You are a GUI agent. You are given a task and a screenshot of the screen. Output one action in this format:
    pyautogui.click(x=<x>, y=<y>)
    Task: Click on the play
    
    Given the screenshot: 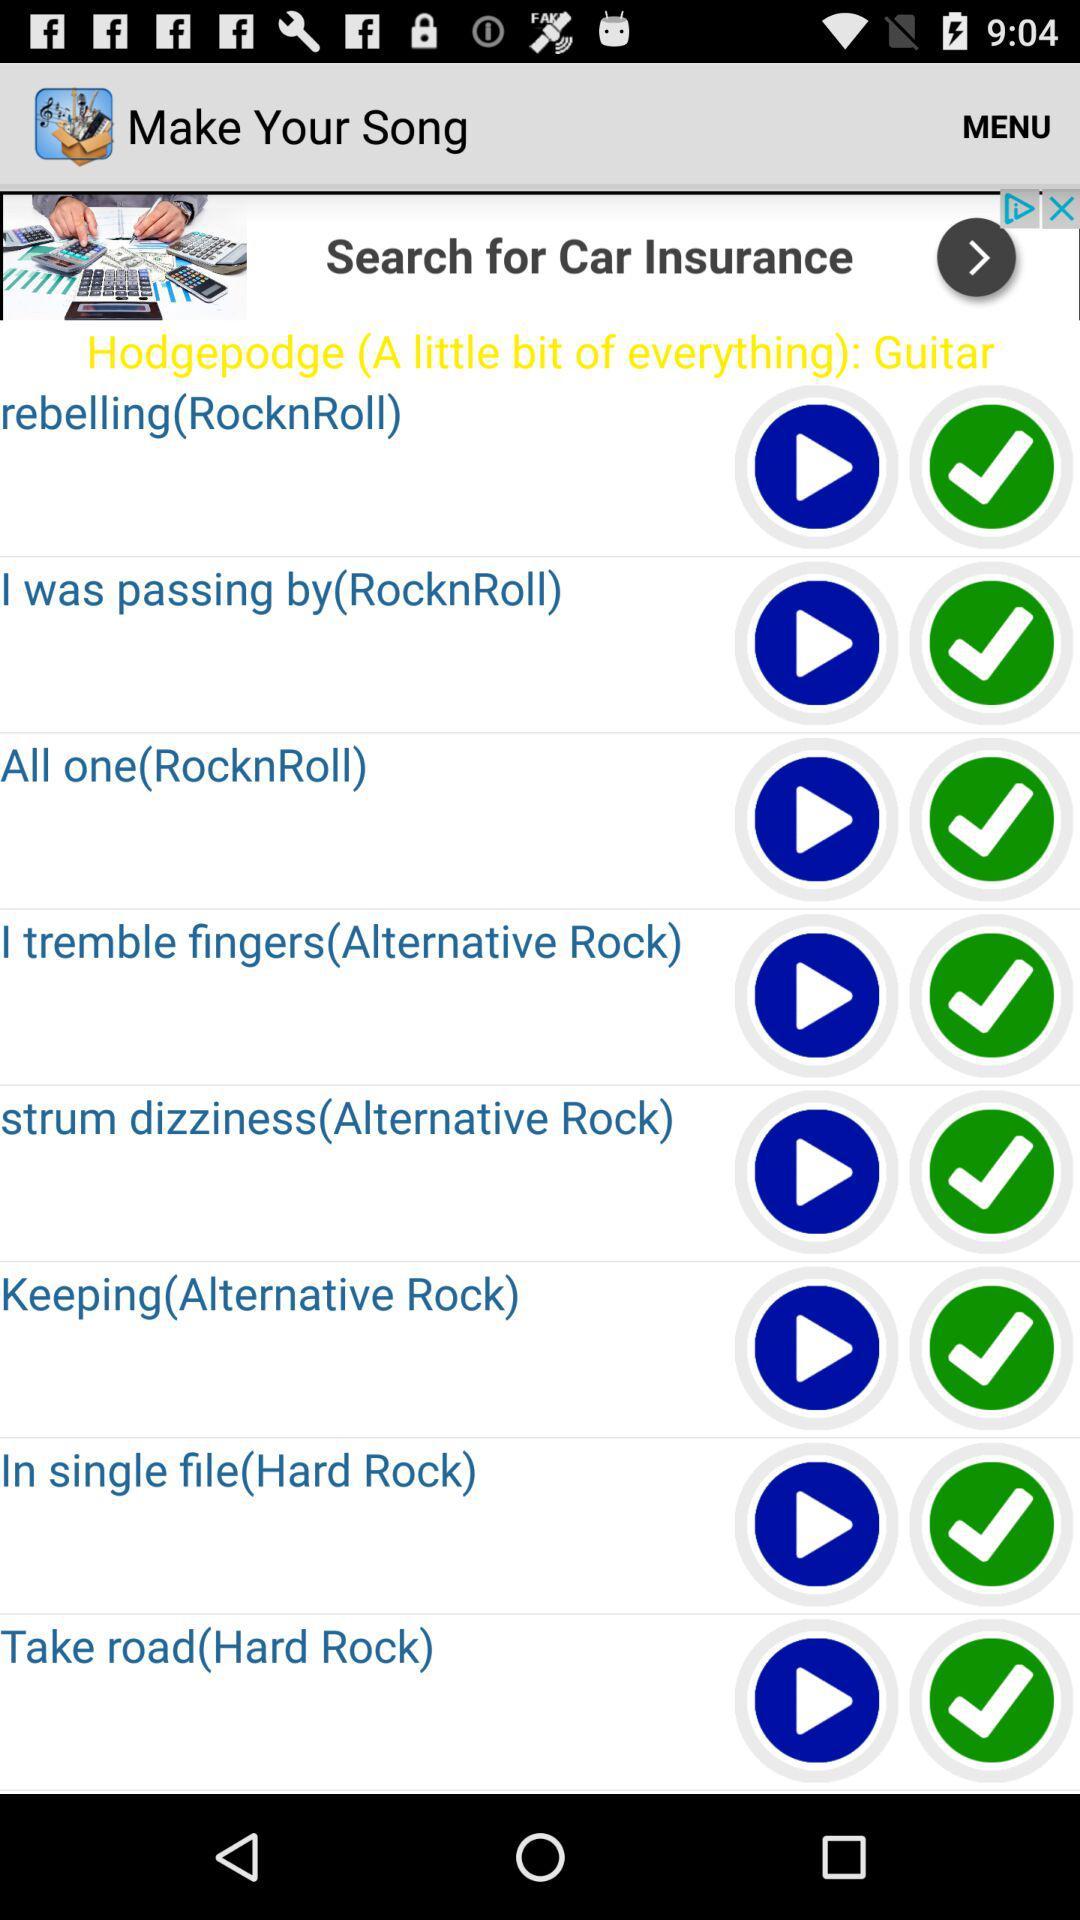 What is the action you would take?
    pyautogui.click(x=817, y=1701)
    